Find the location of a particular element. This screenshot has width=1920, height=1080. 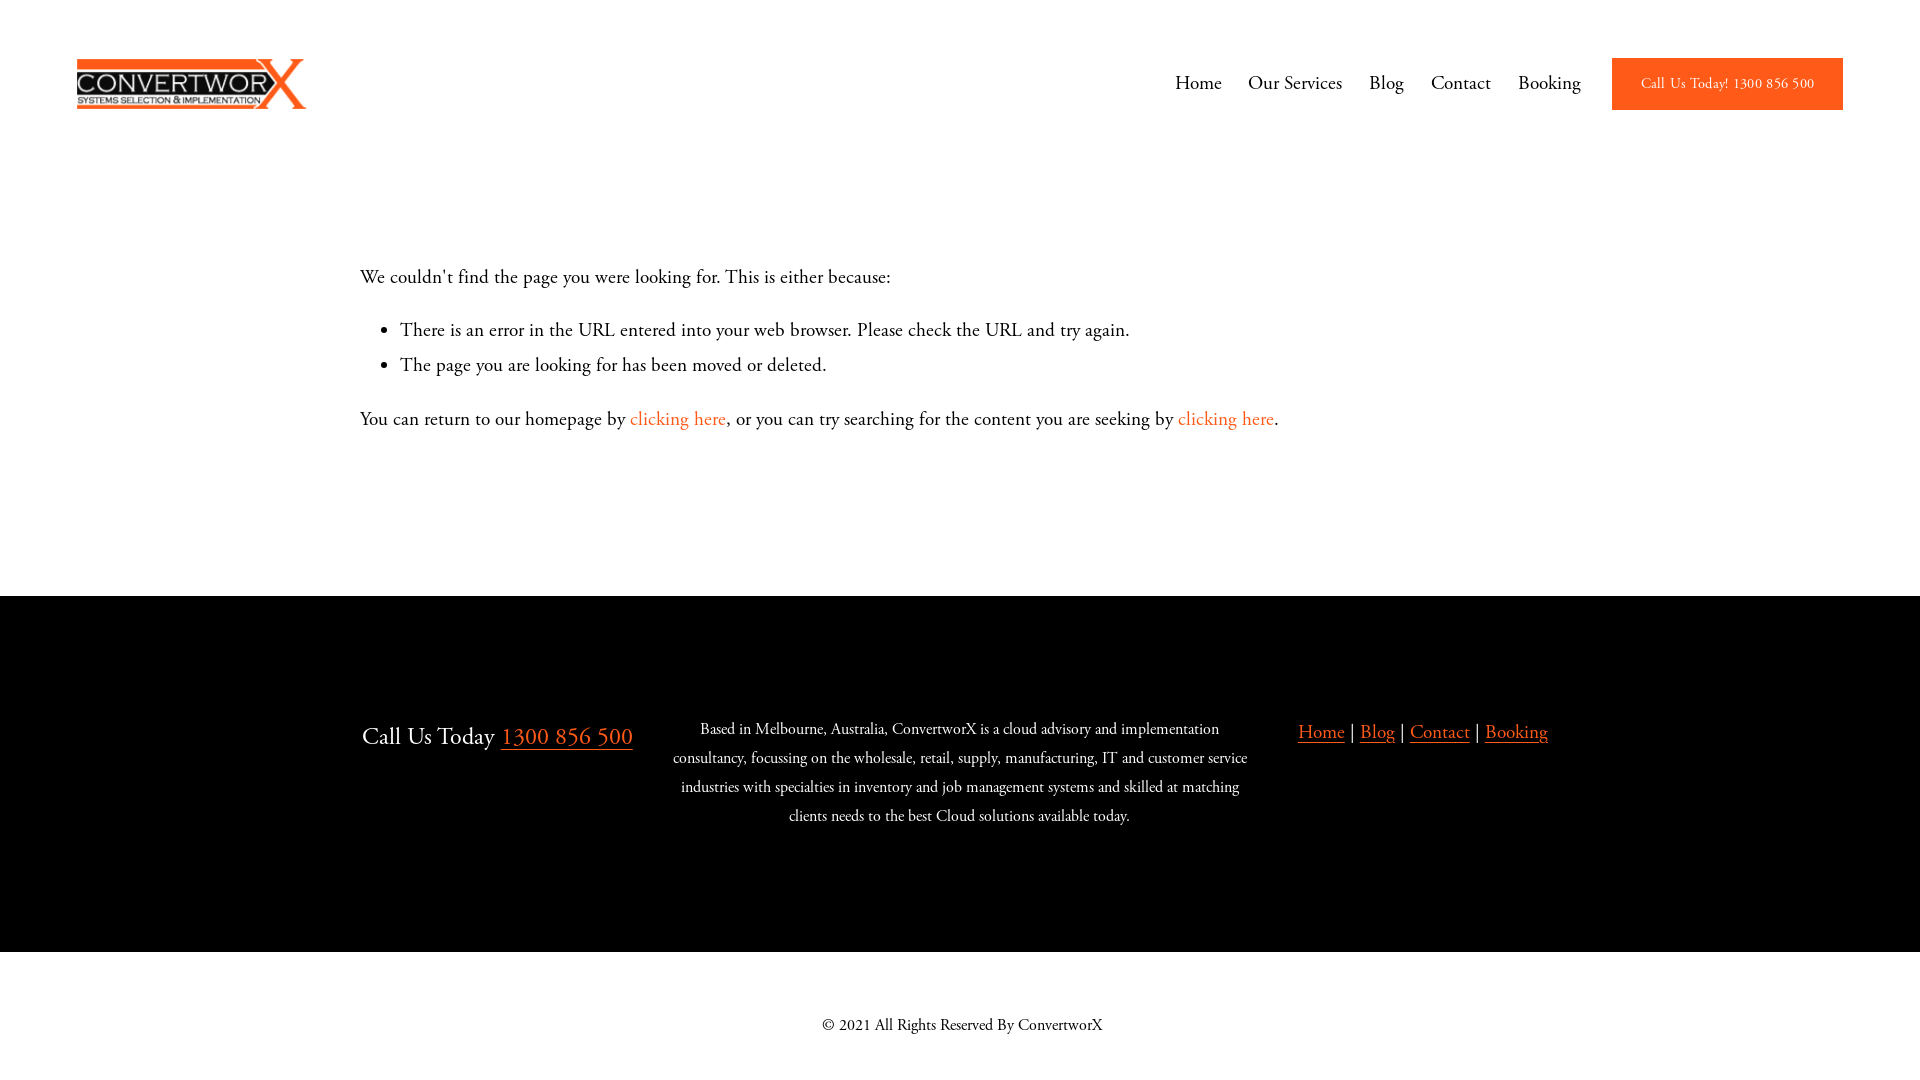

'Our Services' is located at coordinates (1247, 83).